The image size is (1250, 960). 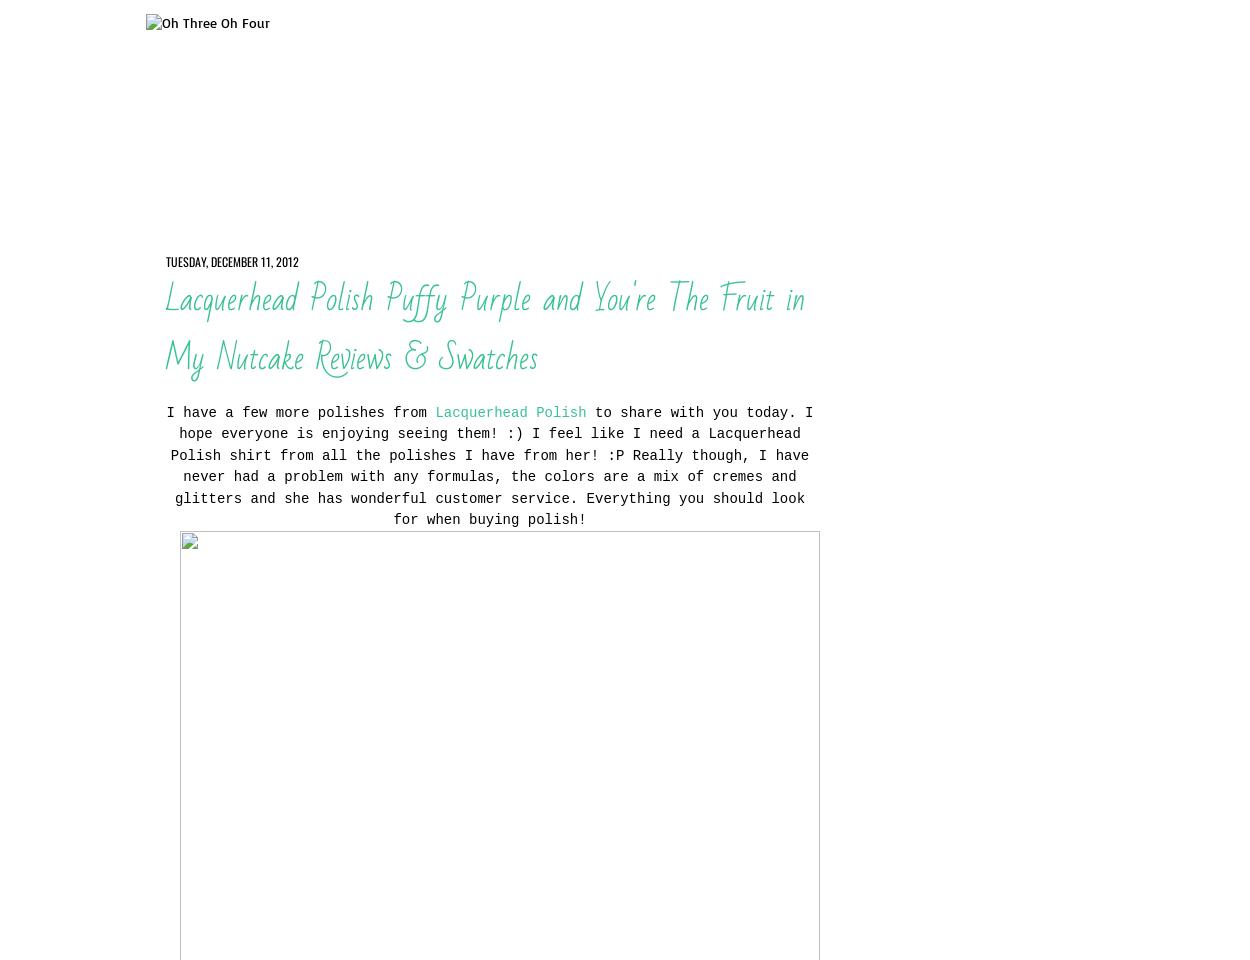 I want to click on 'Black Friday Deals', so click(x=906, y=182).